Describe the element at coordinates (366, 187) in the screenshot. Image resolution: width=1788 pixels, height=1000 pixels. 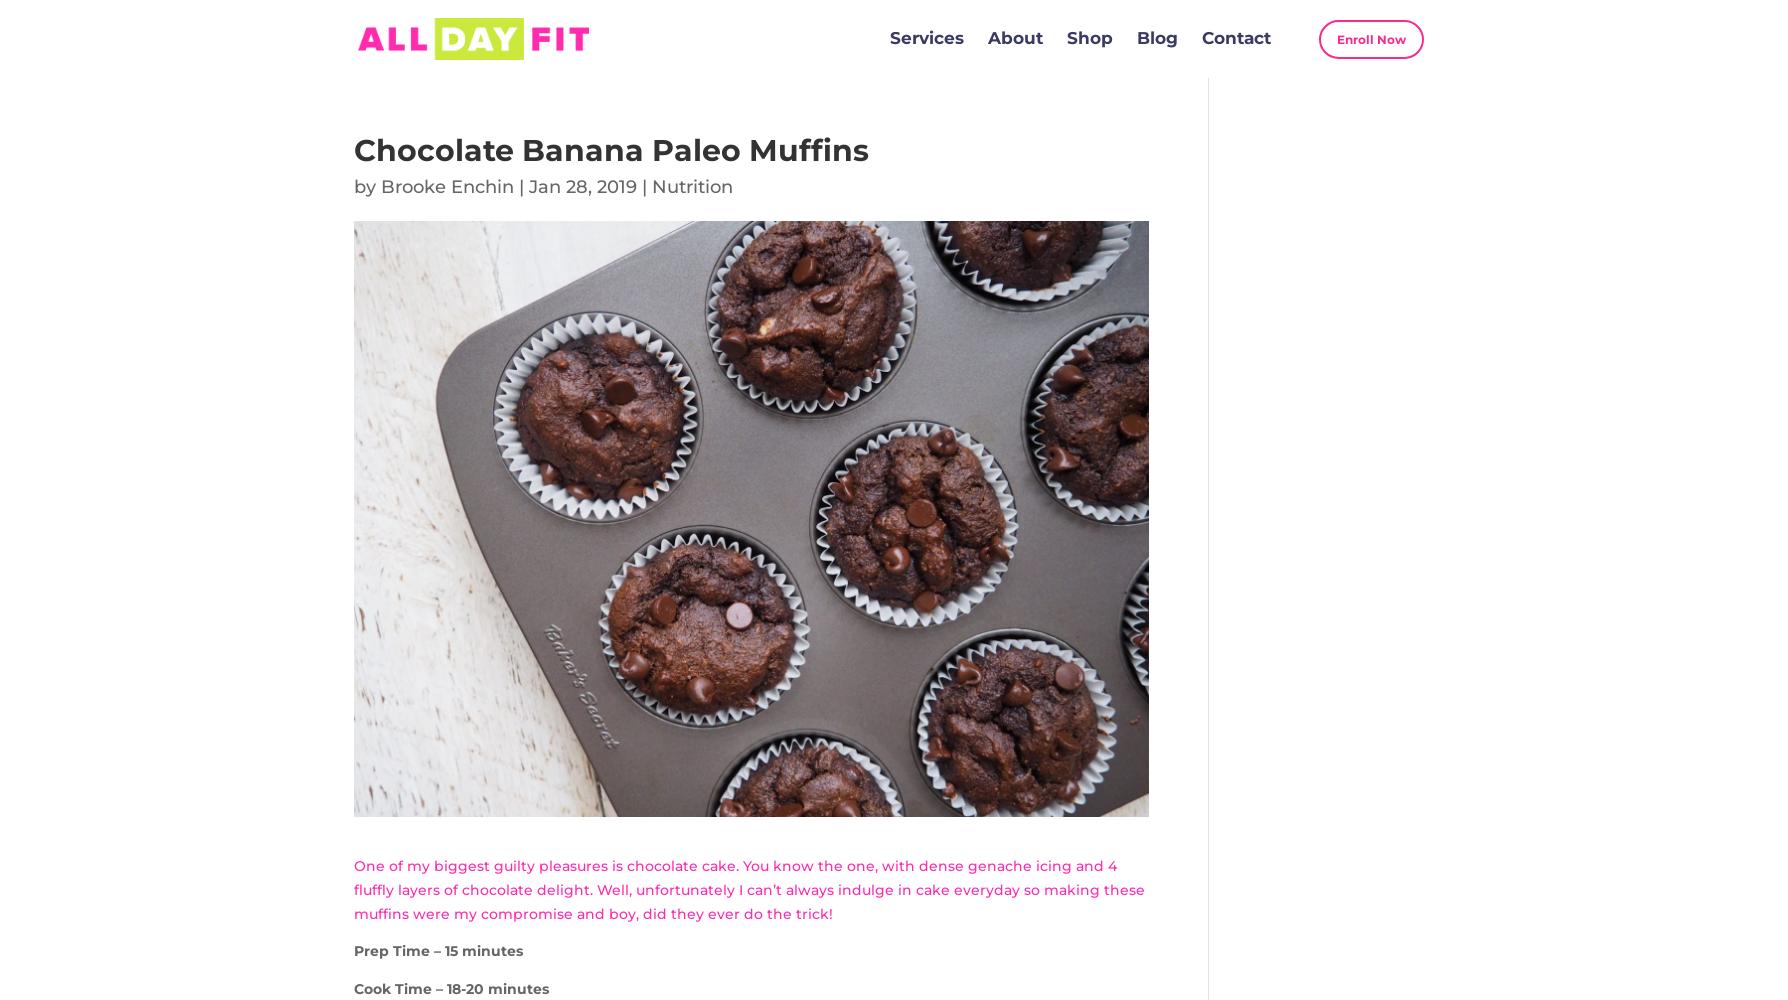
I see `'by'` at that location.